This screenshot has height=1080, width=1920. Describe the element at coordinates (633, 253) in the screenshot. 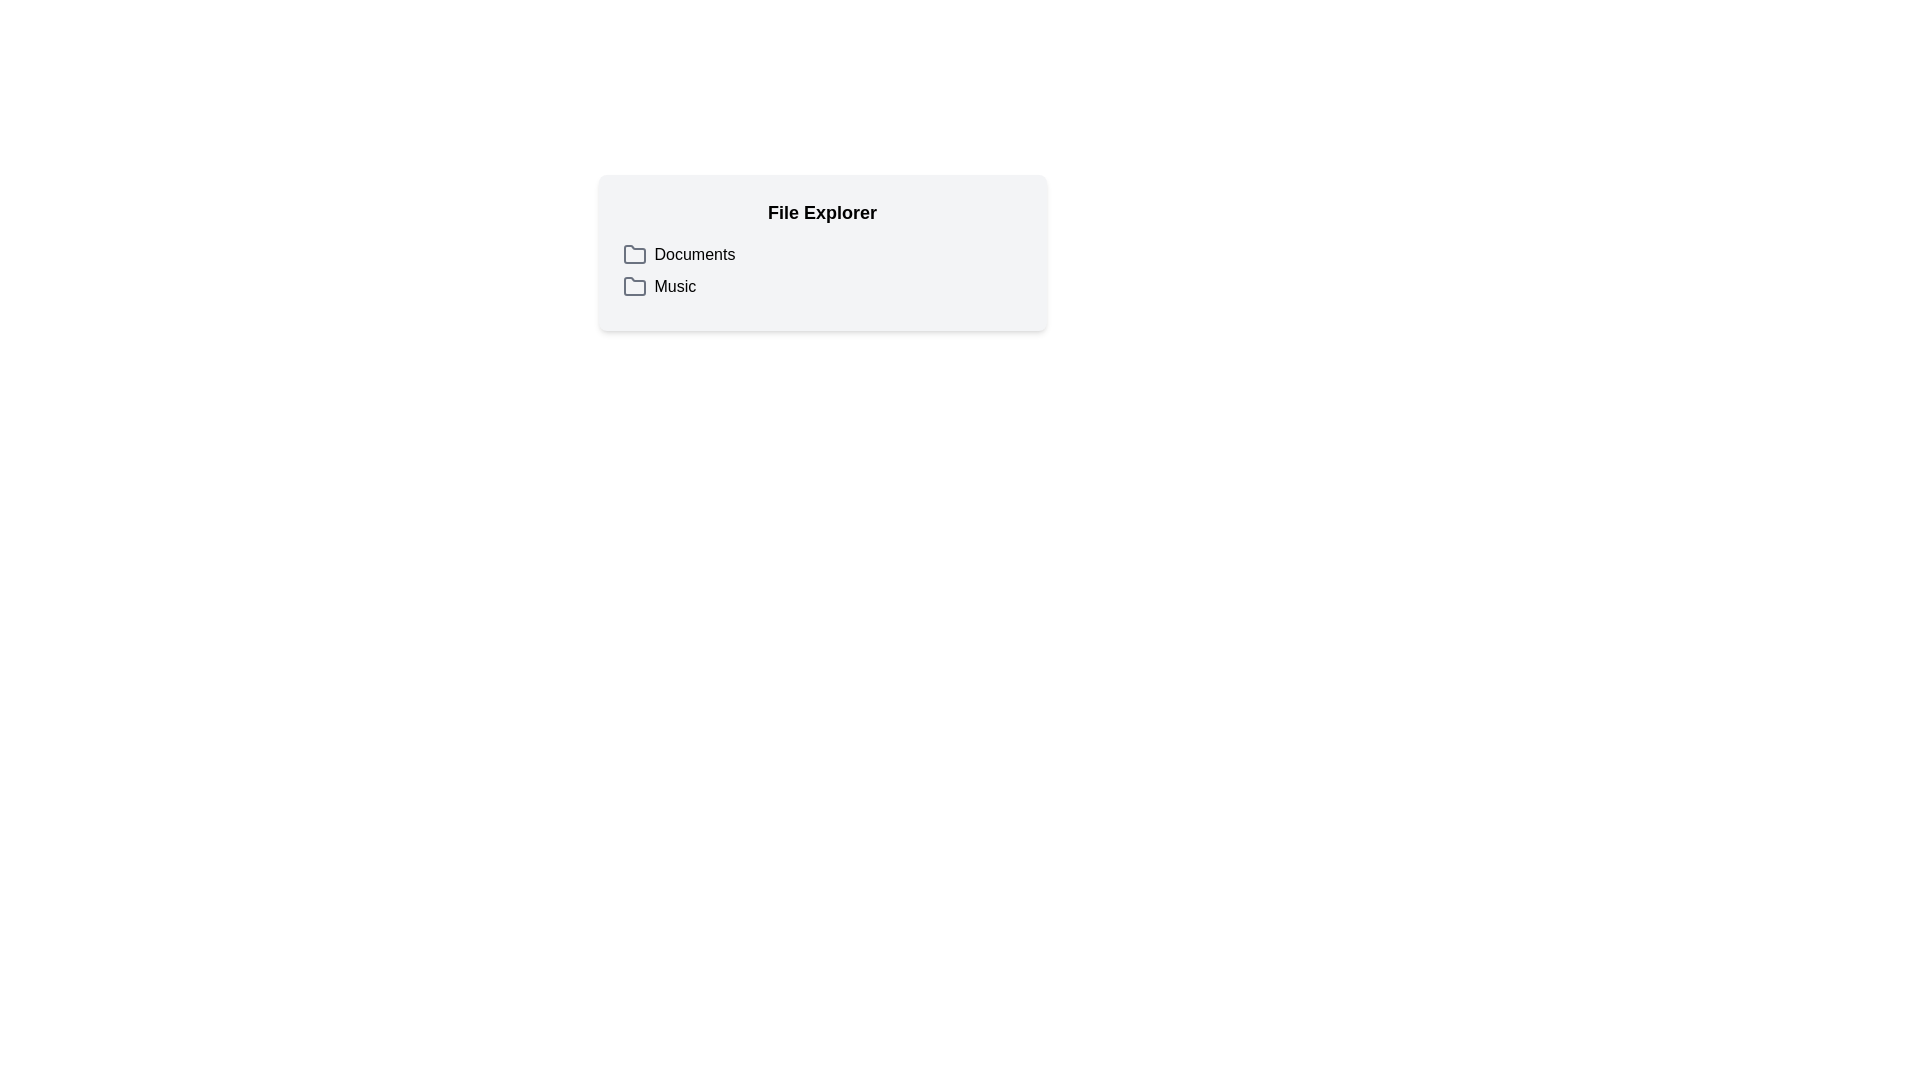

I see `the folder icon that represents the 'Documents' folder` at that location.